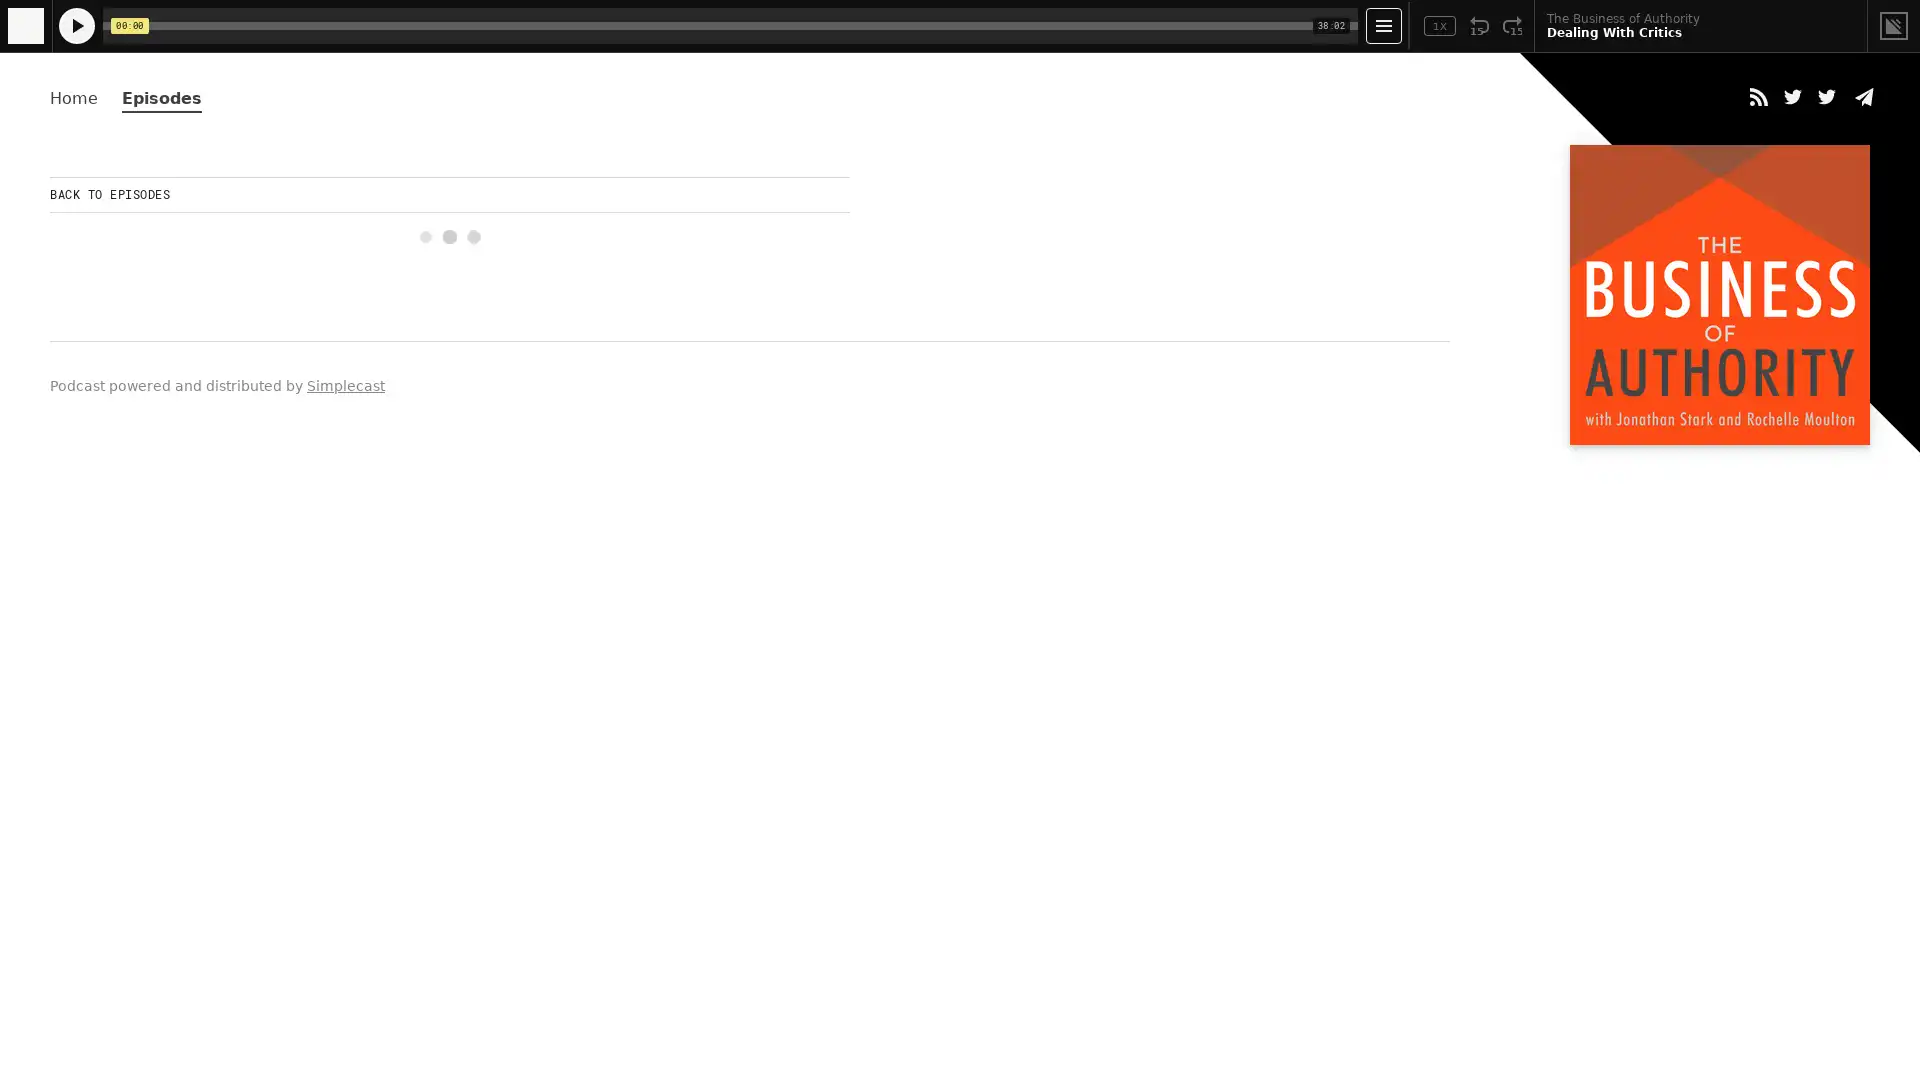 Image resolution: width=1920 pixels, height=1080 pixels. I want to click on Toggle Speed: Current Speed 1x, so click(1440, 26).